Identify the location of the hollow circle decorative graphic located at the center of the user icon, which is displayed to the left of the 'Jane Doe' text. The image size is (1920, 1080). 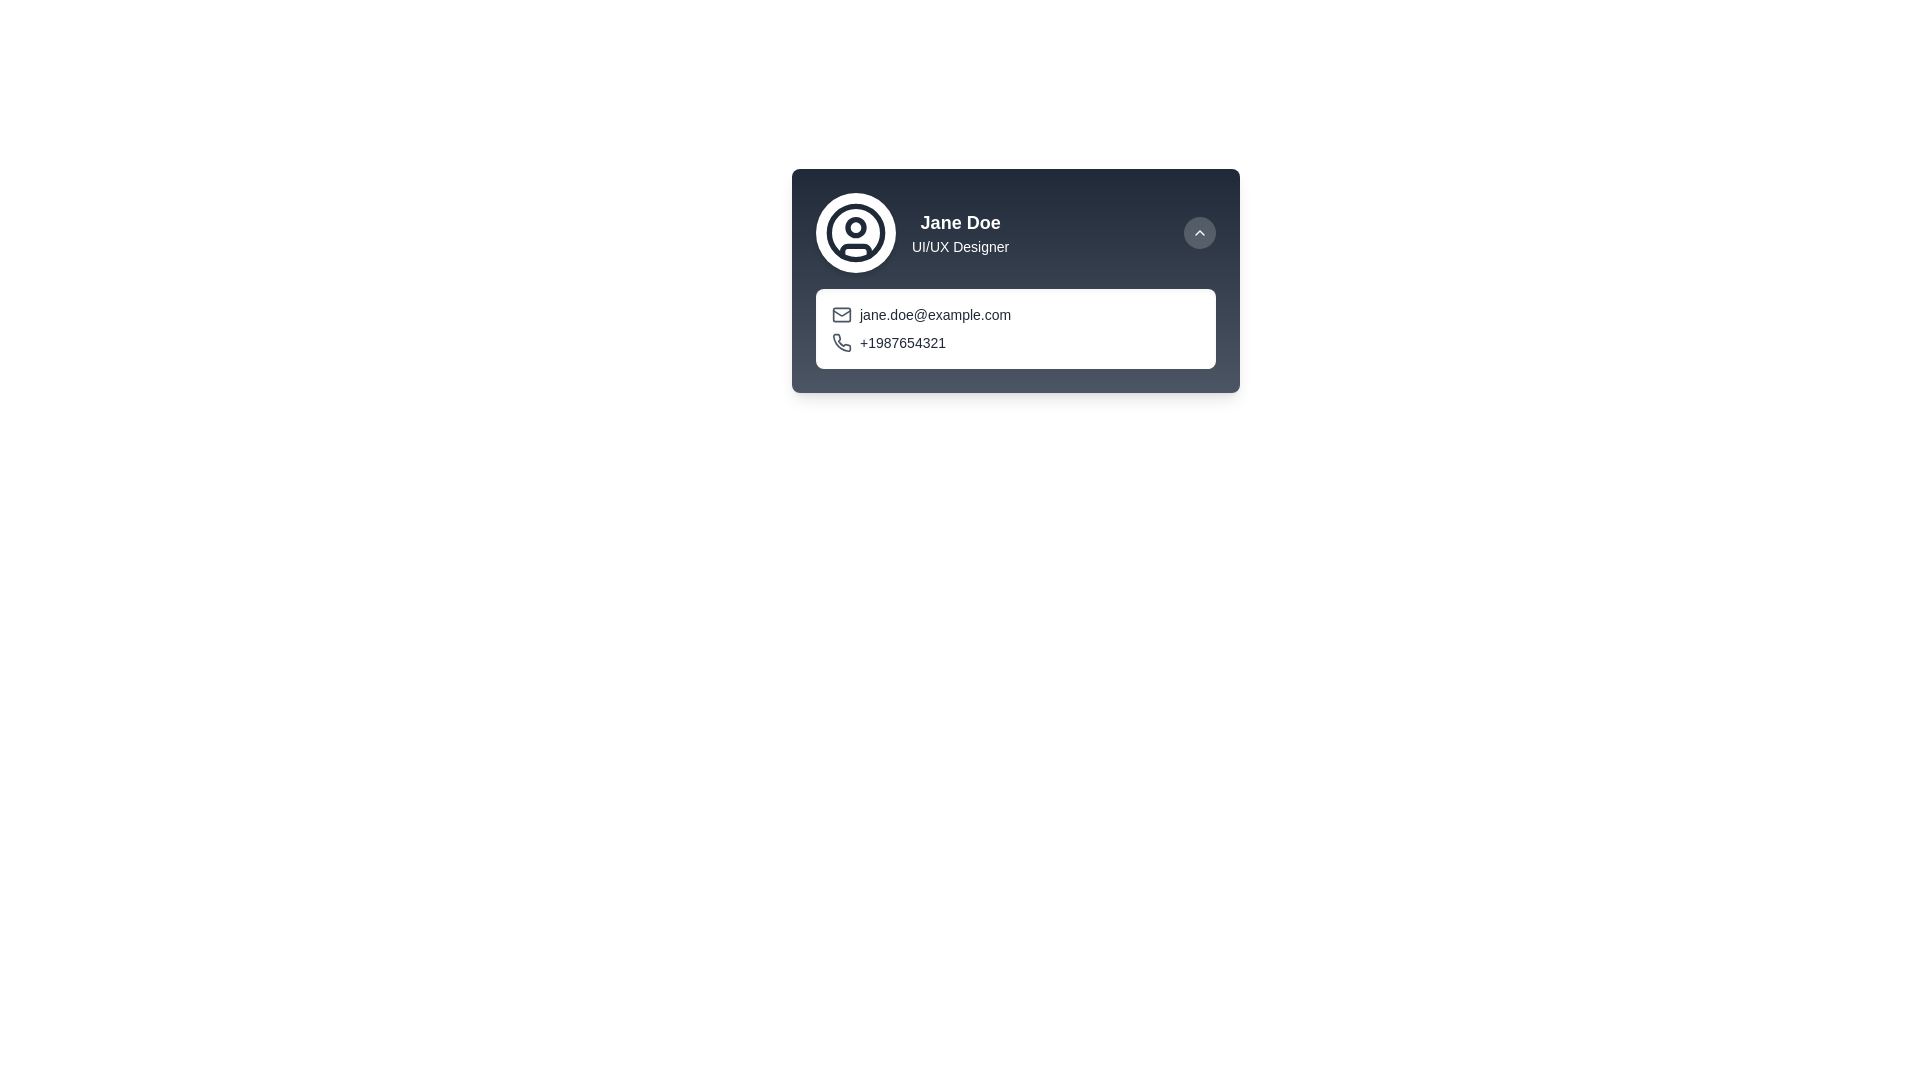
(855, 230).